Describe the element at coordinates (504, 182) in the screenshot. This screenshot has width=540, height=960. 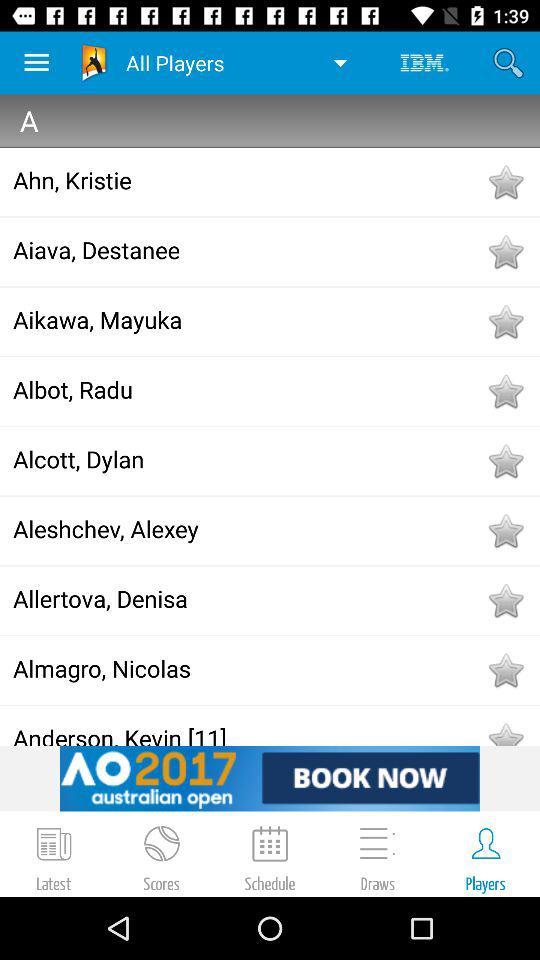
I see `bookmark a contact` at that location.